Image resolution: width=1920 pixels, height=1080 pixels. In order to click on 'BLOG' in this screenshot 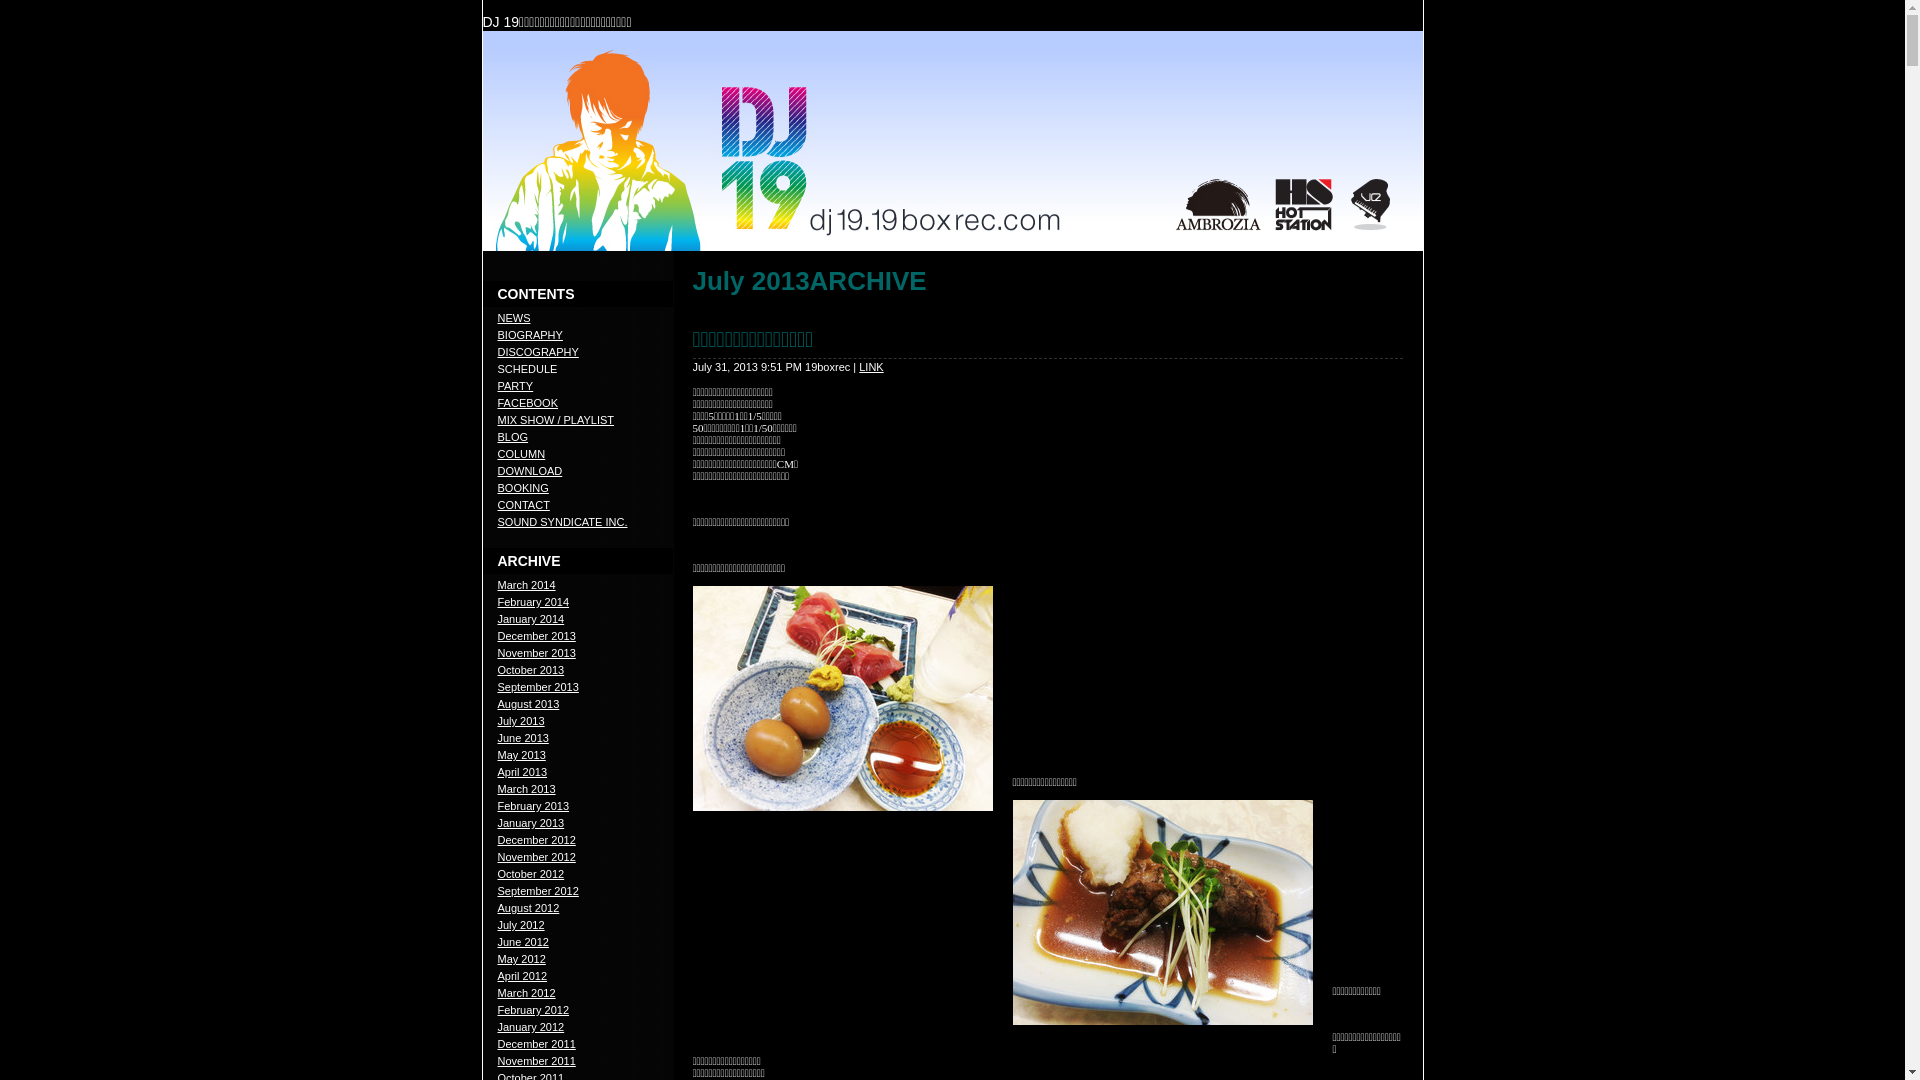, I will do `click(513, 435)`.